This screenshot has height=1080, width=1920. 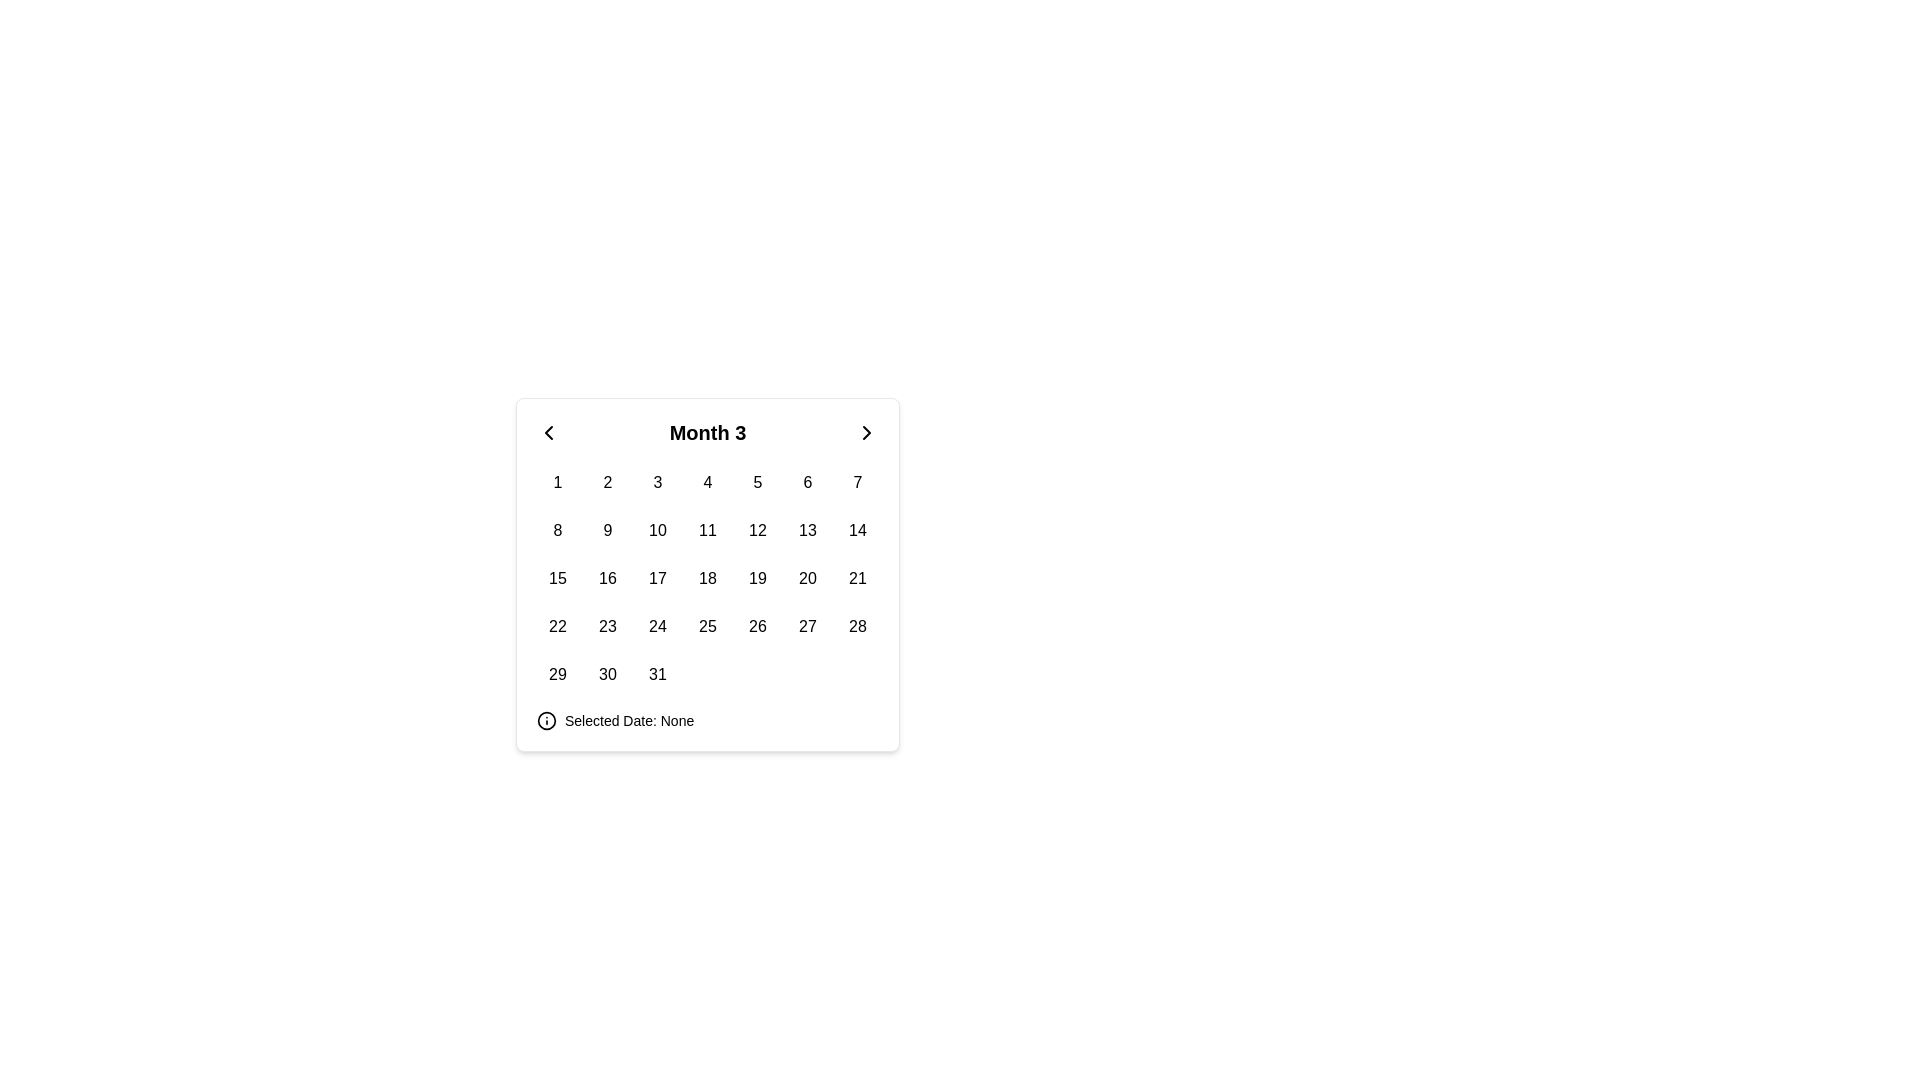 I want to click on the rounded square button labeled '17' in the calendar grid, so click(x=657, y=578).